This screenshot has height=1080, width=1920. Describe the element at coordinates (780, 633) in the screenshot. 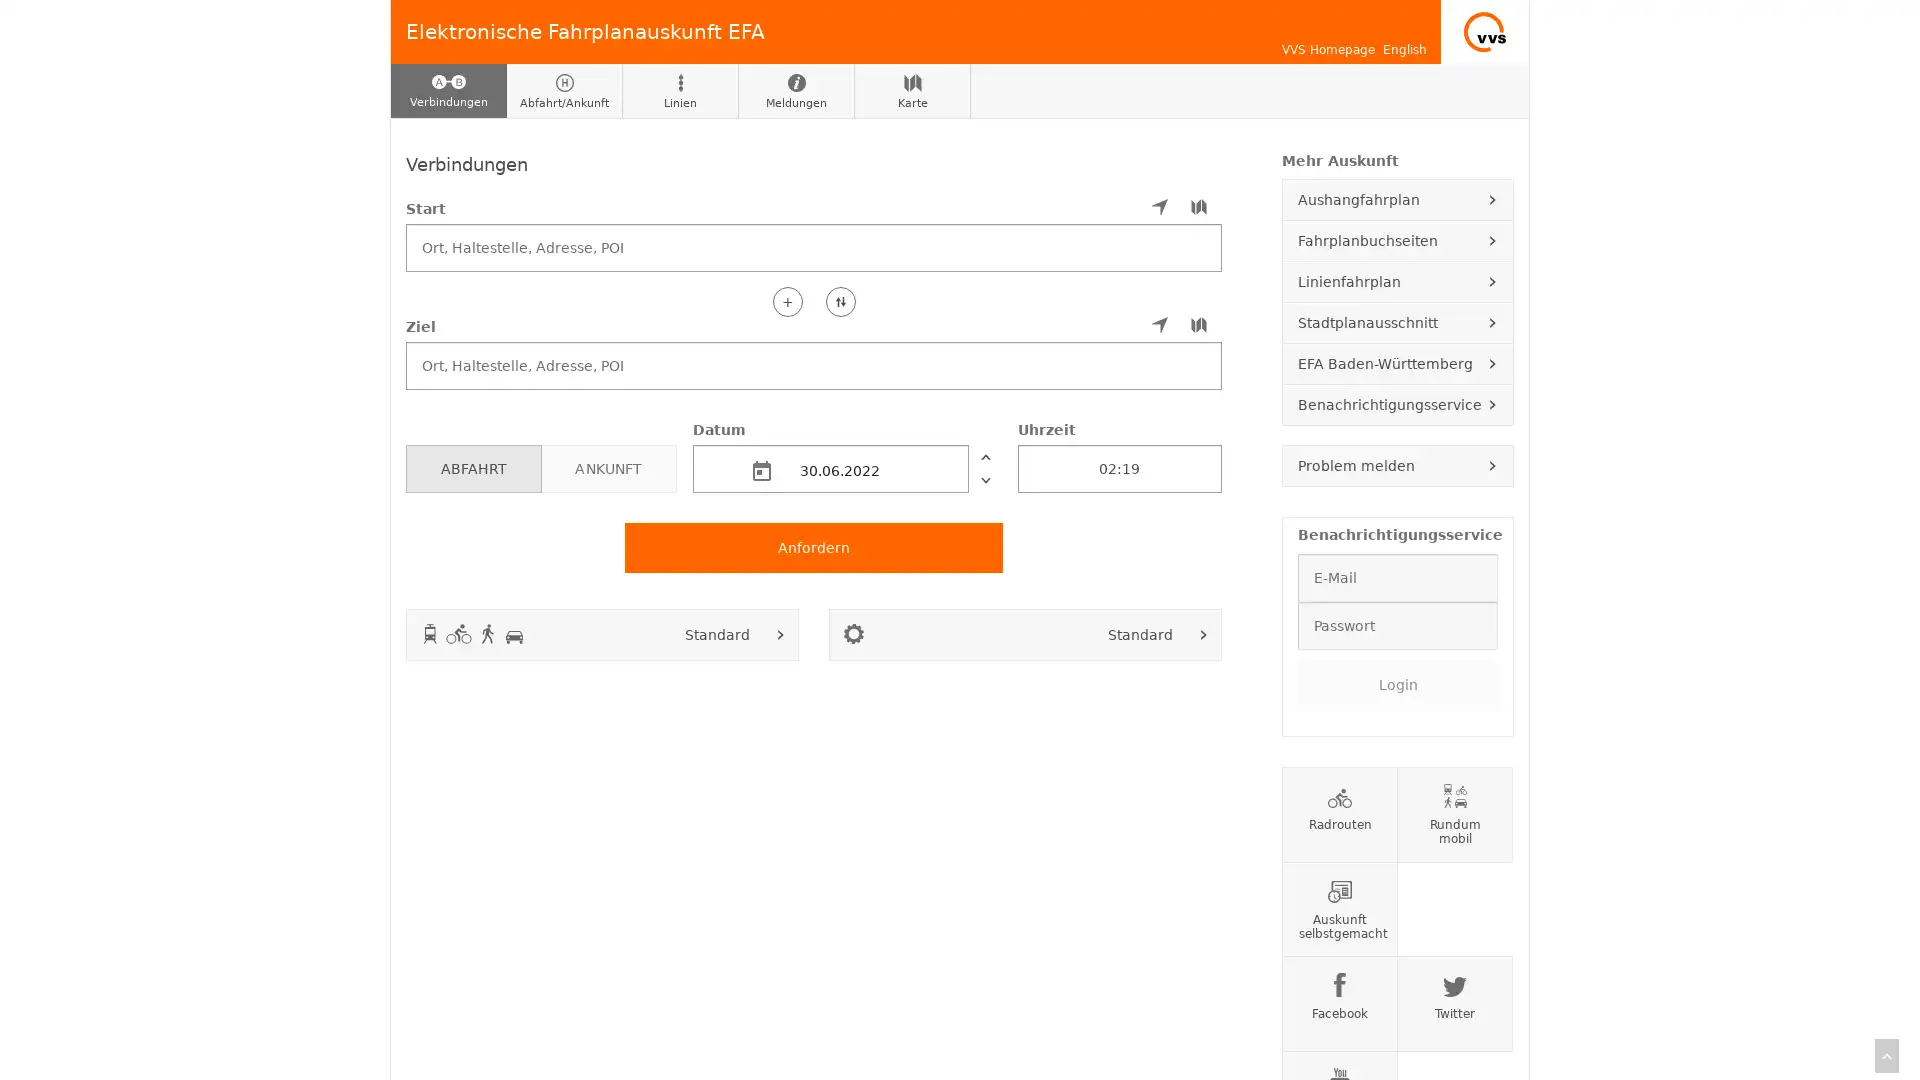

I see `Verkehrsmittel auswahlen` at that location.